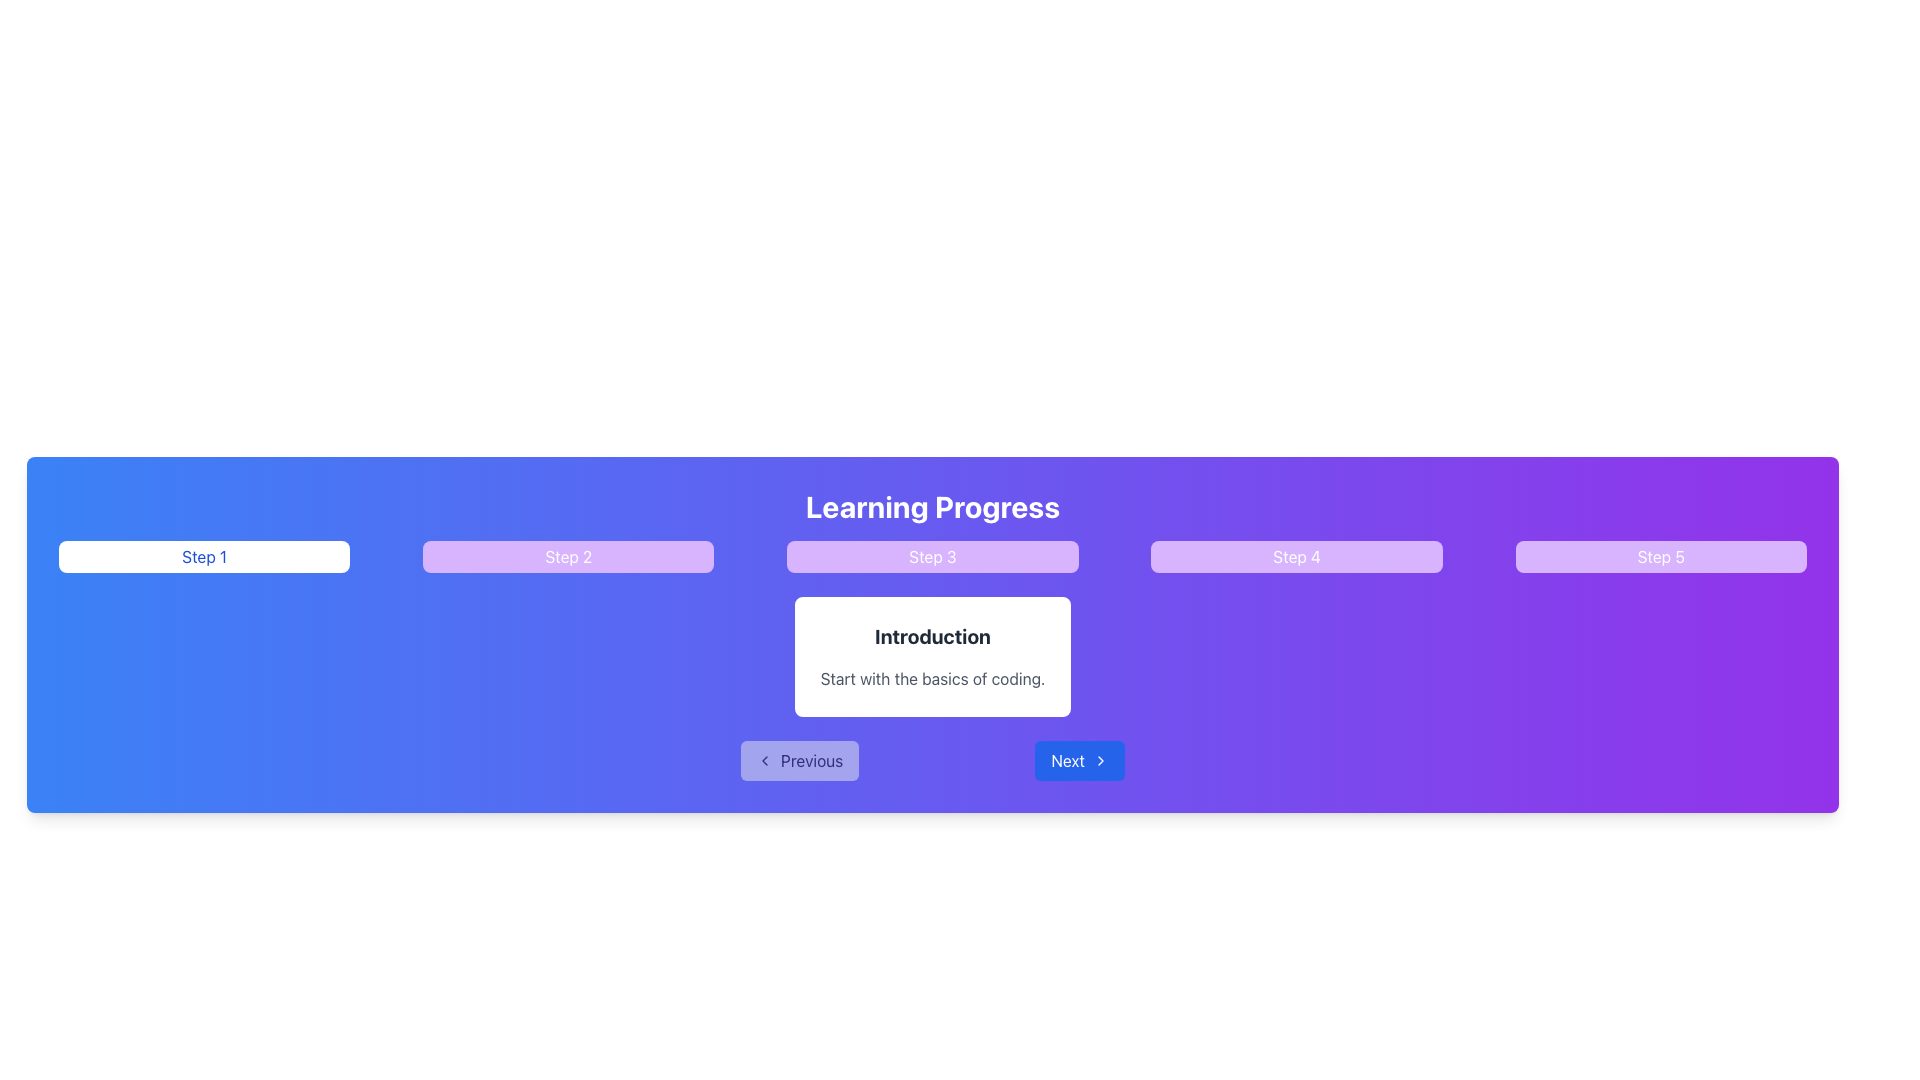 The width and height of the screenshot is (1920, 1080). I want to click on the rectangular button with a white background and blue text that reads 'Step 1', so click(204, 556).